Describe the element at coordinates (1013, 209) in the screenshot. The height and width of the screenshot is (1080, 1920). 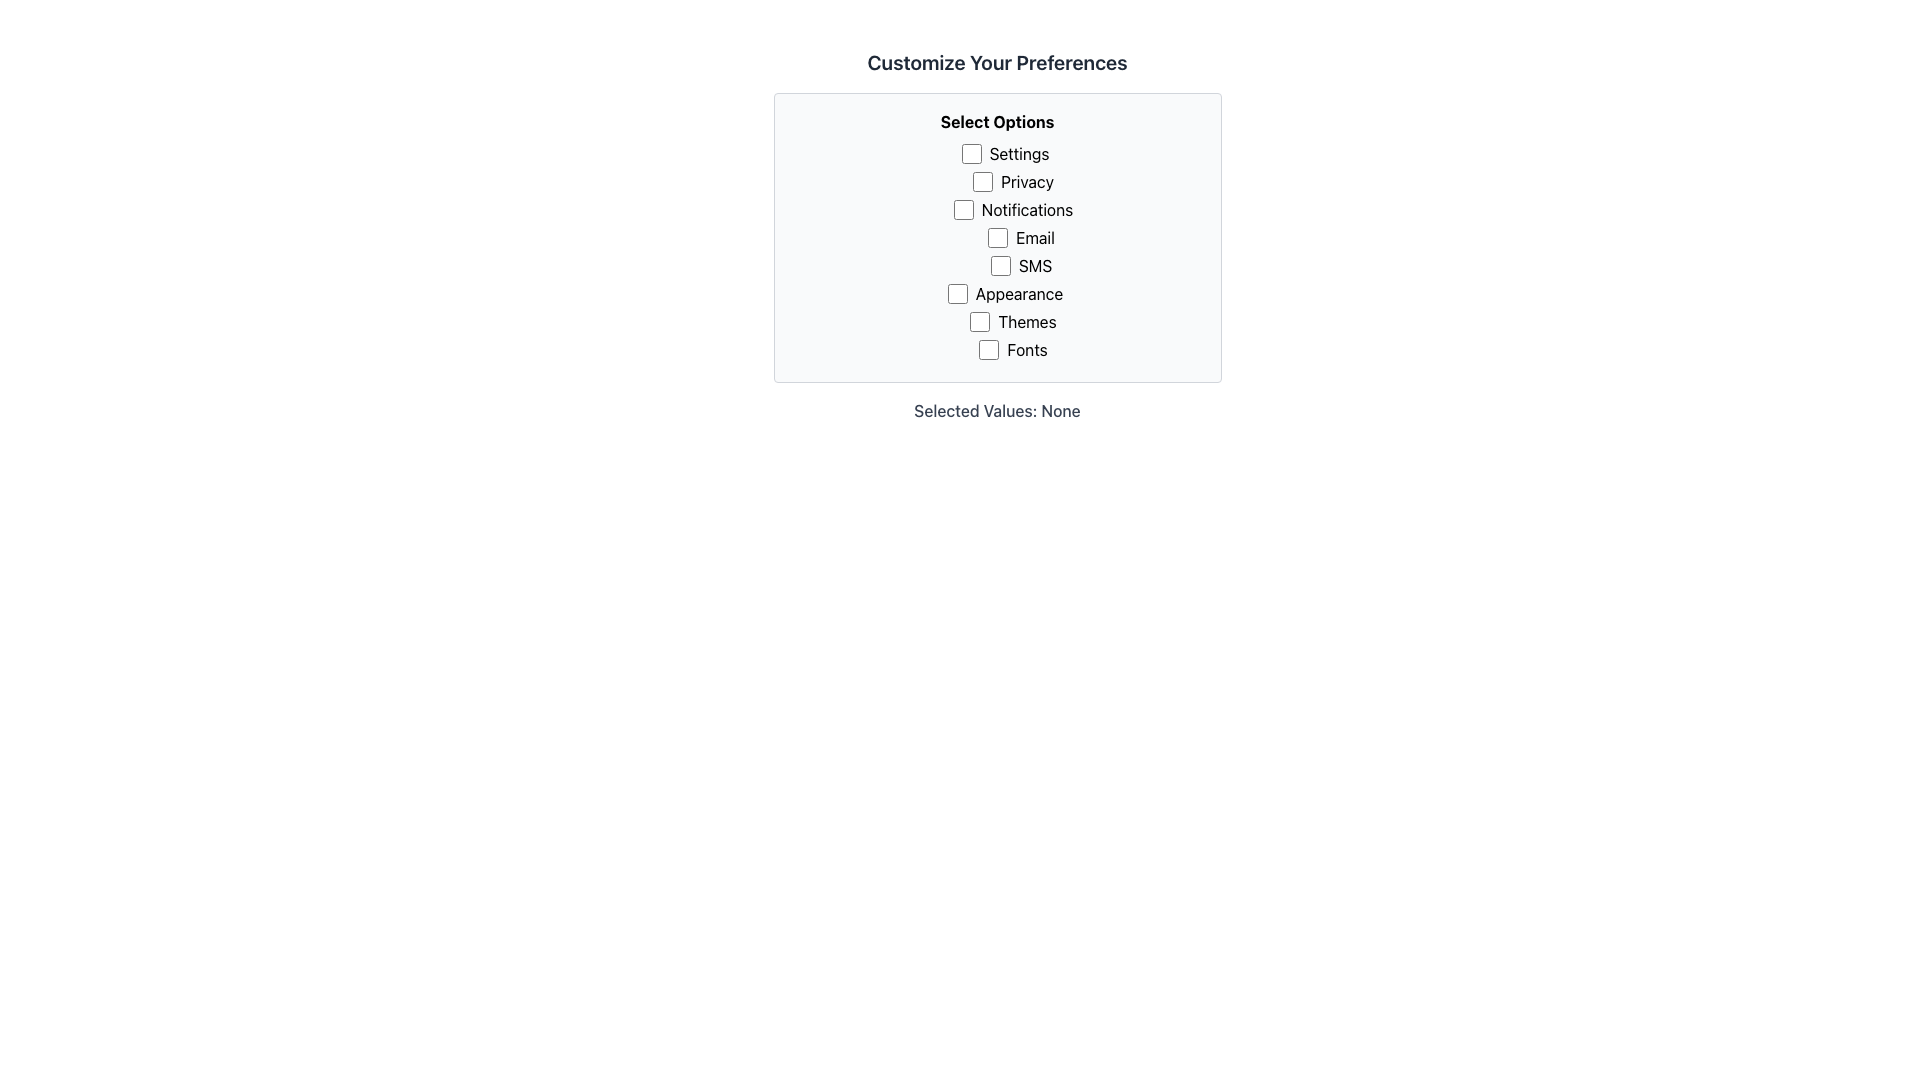
I see `the 'Notifications' label of the checkbox` at that location.